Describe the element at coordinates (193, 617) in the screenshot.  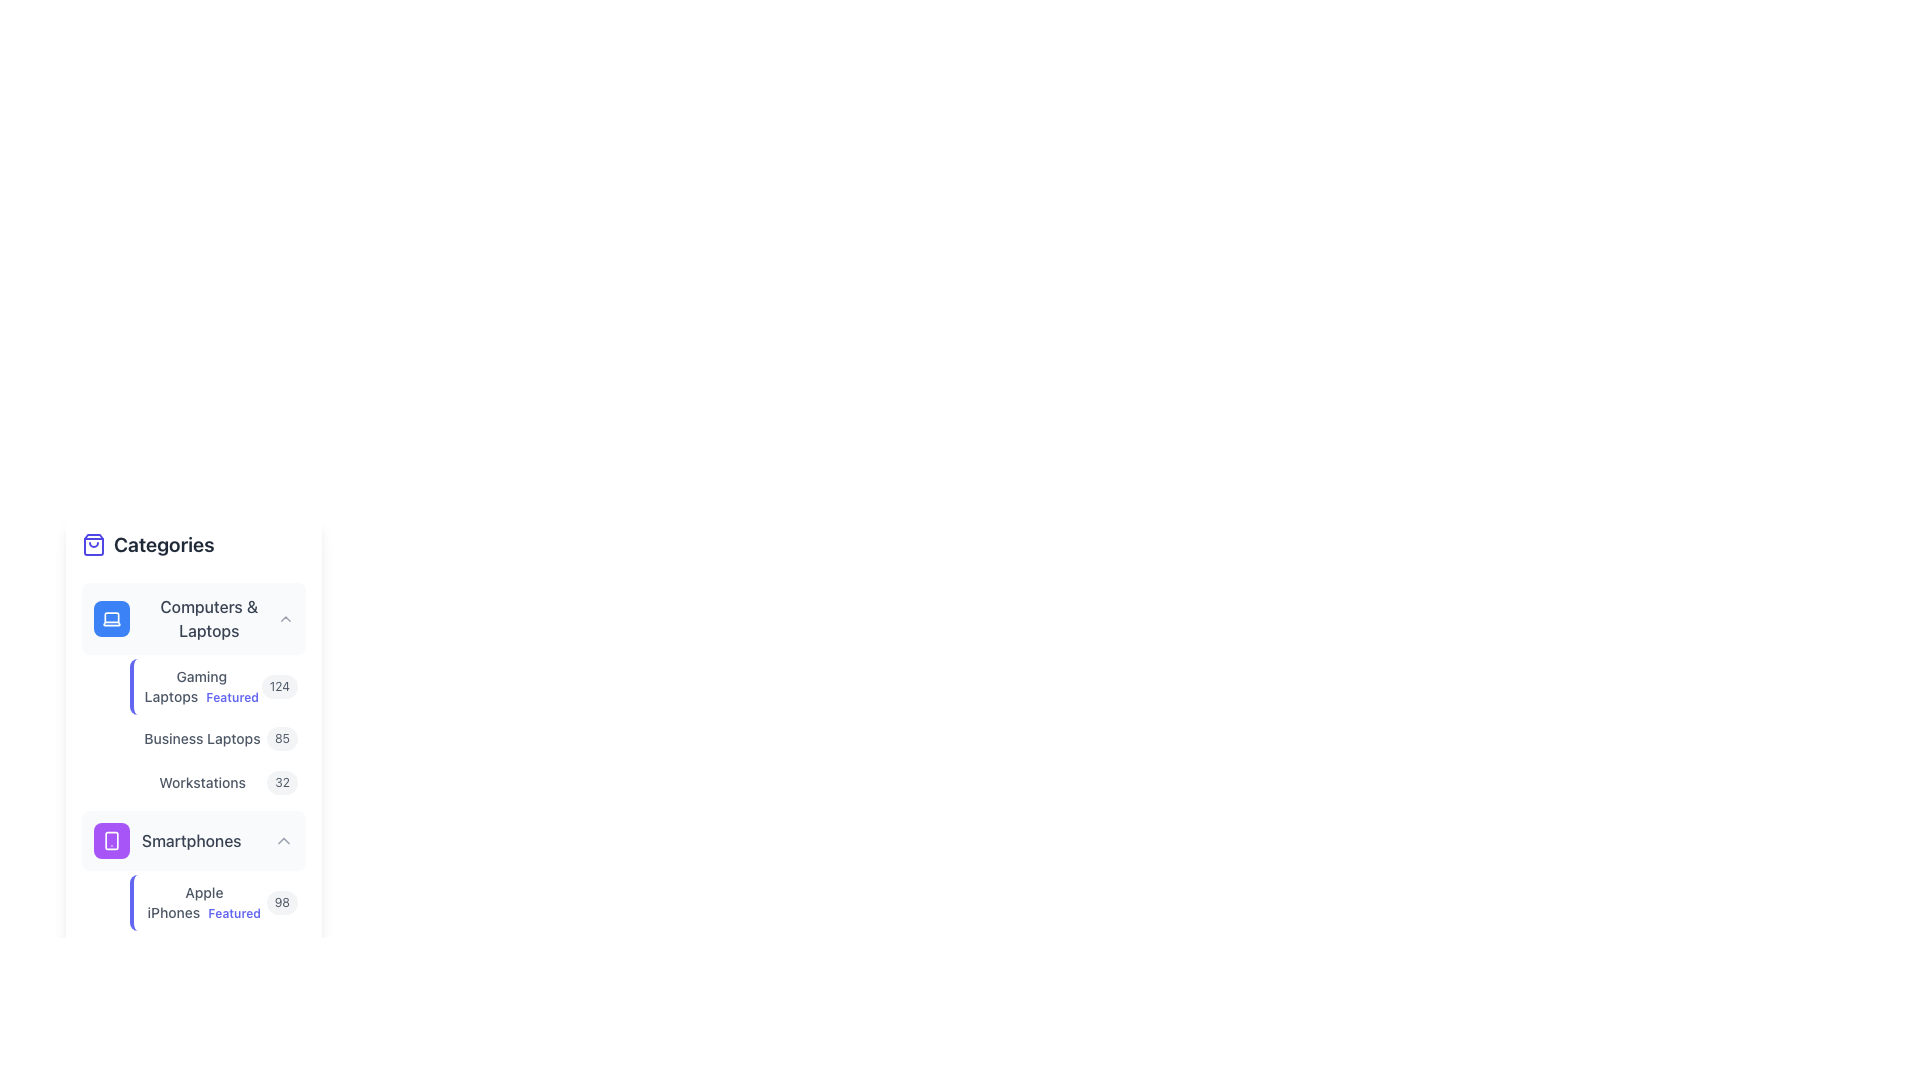
I see `the 'Computers & Laptops' category button with a blue background and a laptop icon` at that location.